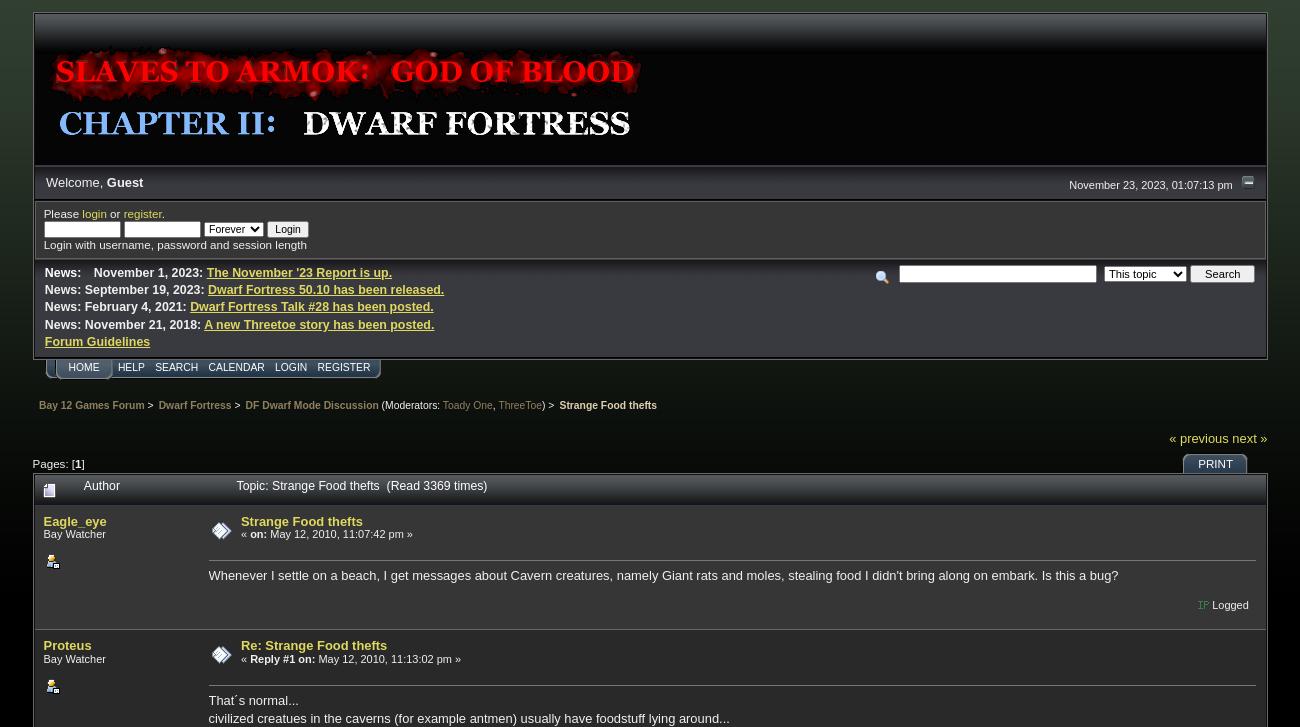  What do you see at coordinates (66, 644) in the screenshot?
I see `'Proteus'` at bounding box center [66, 644].